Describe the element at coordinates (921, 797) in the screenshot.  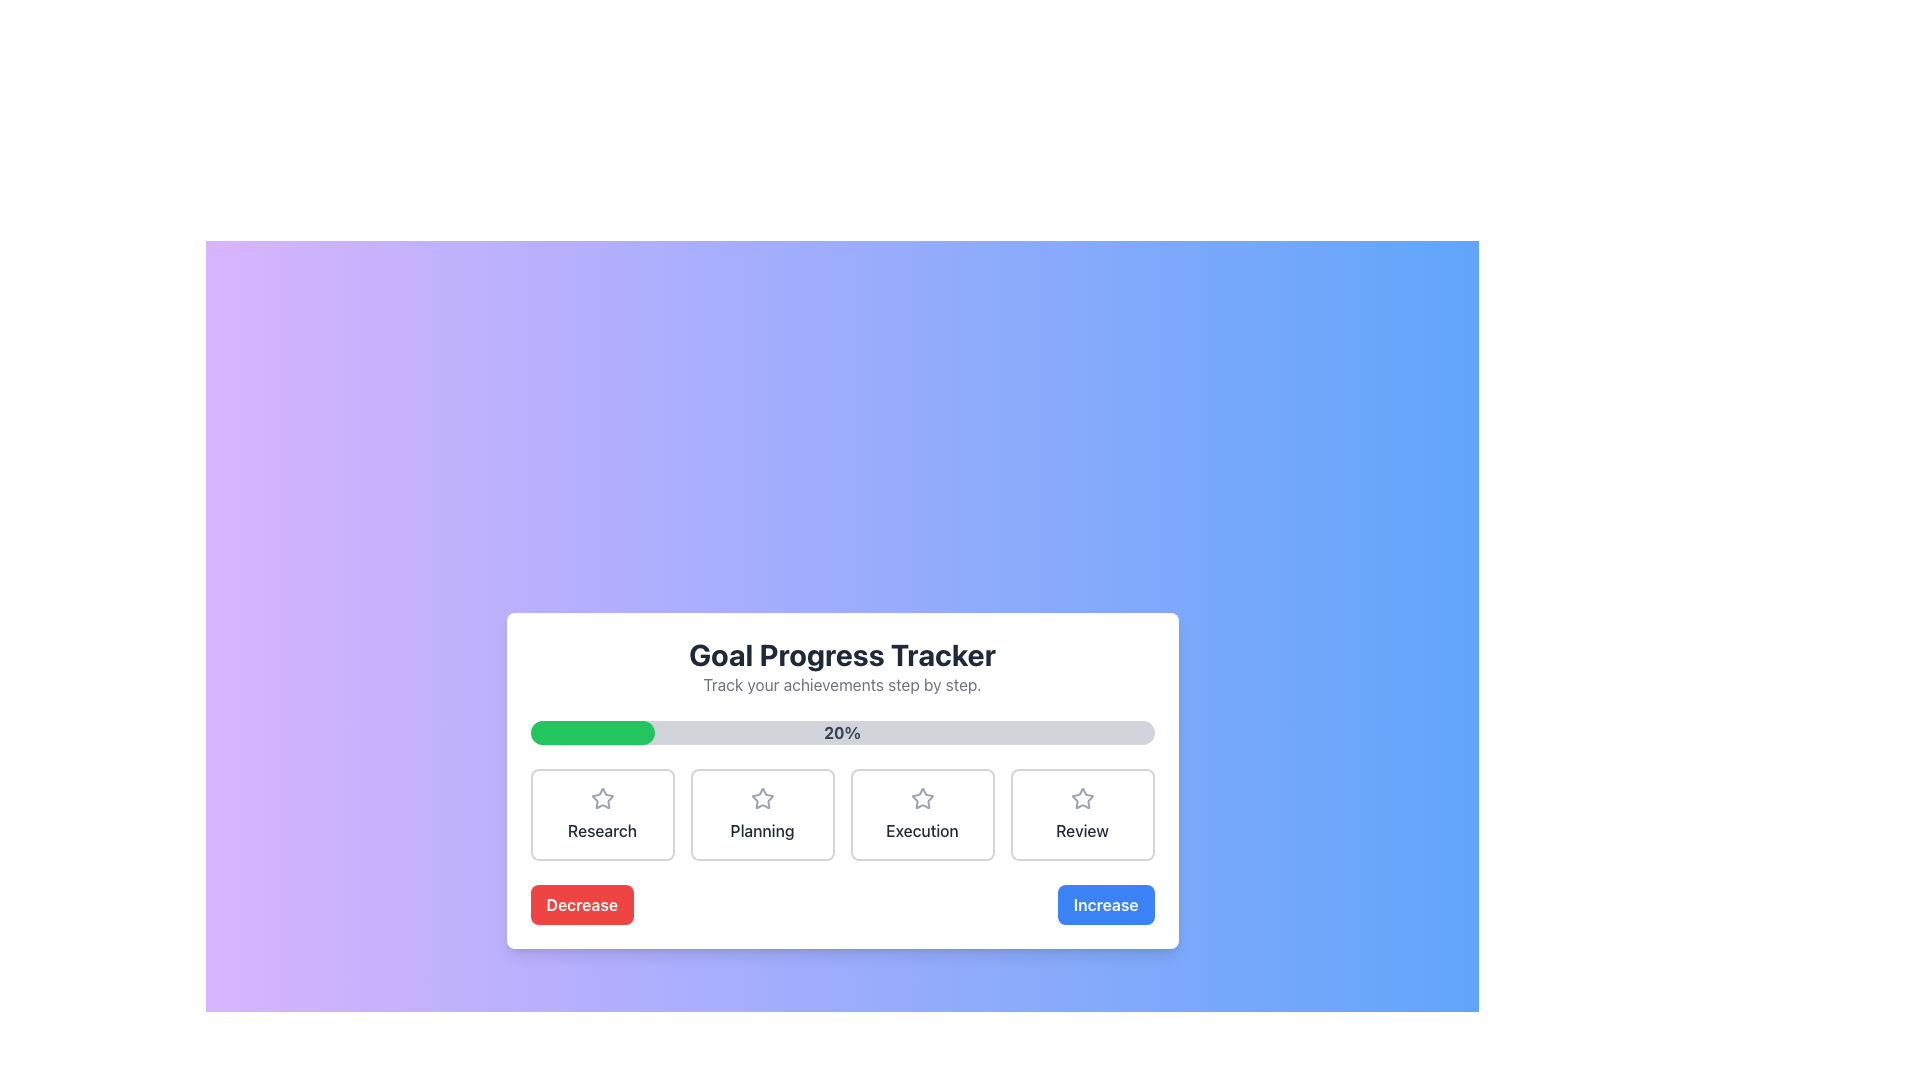
I see `the star icon located in the center of the third option ('Execution') from the left, between 'Planning' and 'Review'` at that location.